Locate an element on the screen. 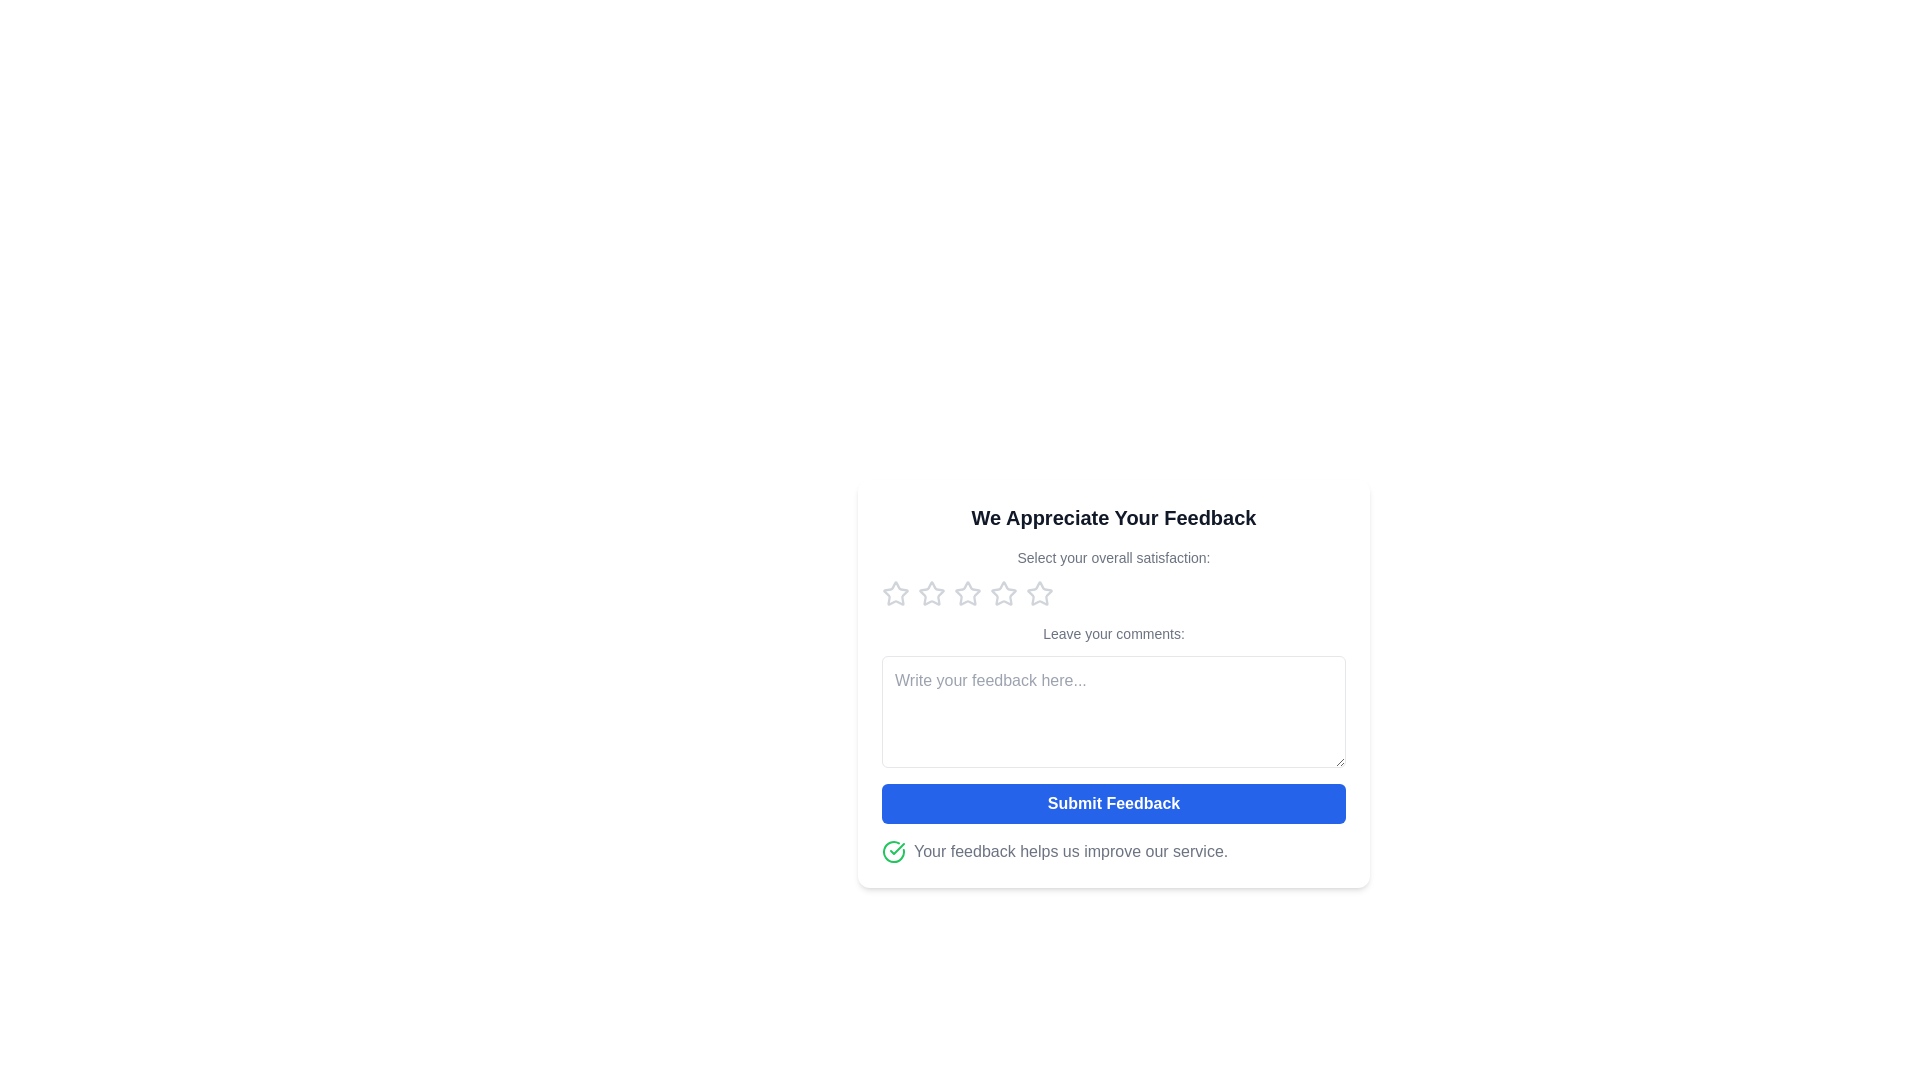 Image resolution: width=1920 pixels, height=1080 pixels. the informational text element with a green checkmark icon that displays the message 'Your feedback helps us improve our service.' positioned below the 'Submit Feedback' button is located at coordinates (1112, 852).